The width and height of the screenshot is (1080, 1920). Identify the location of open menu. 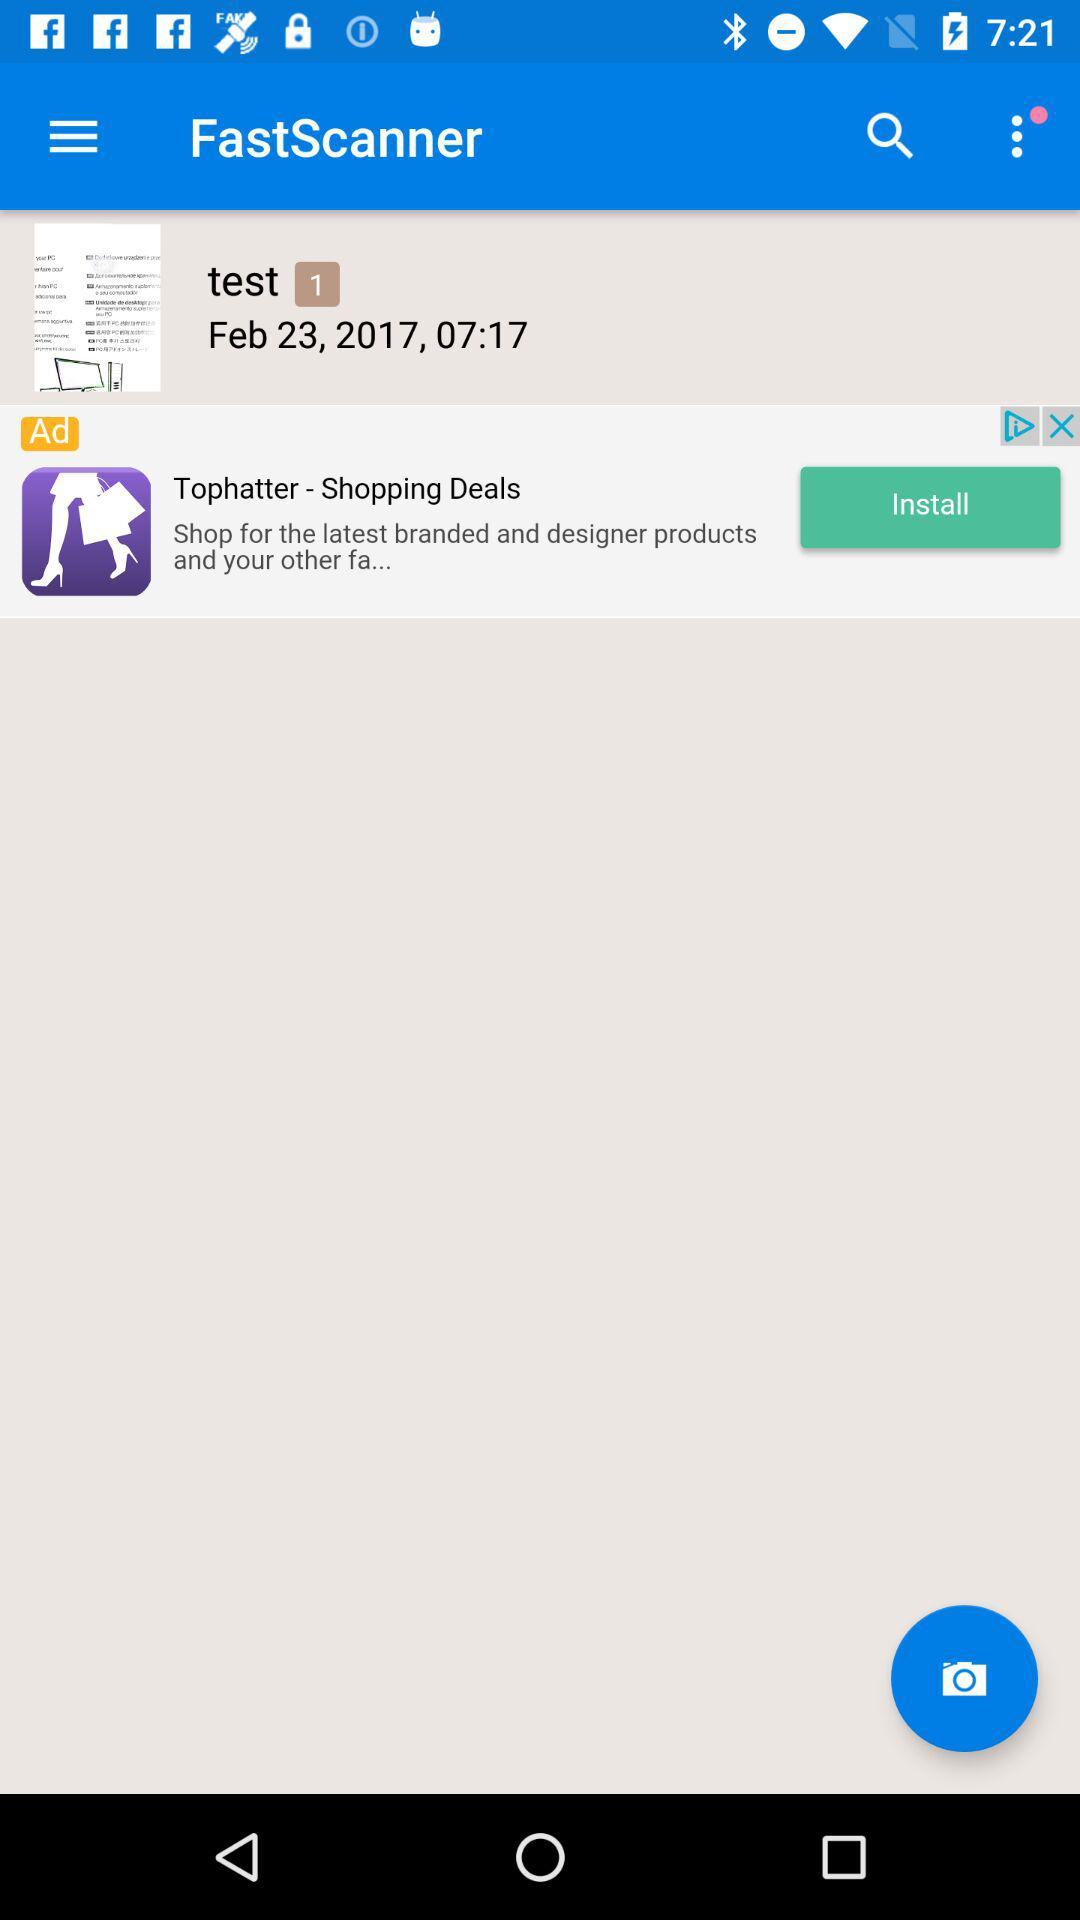
(72, 135).